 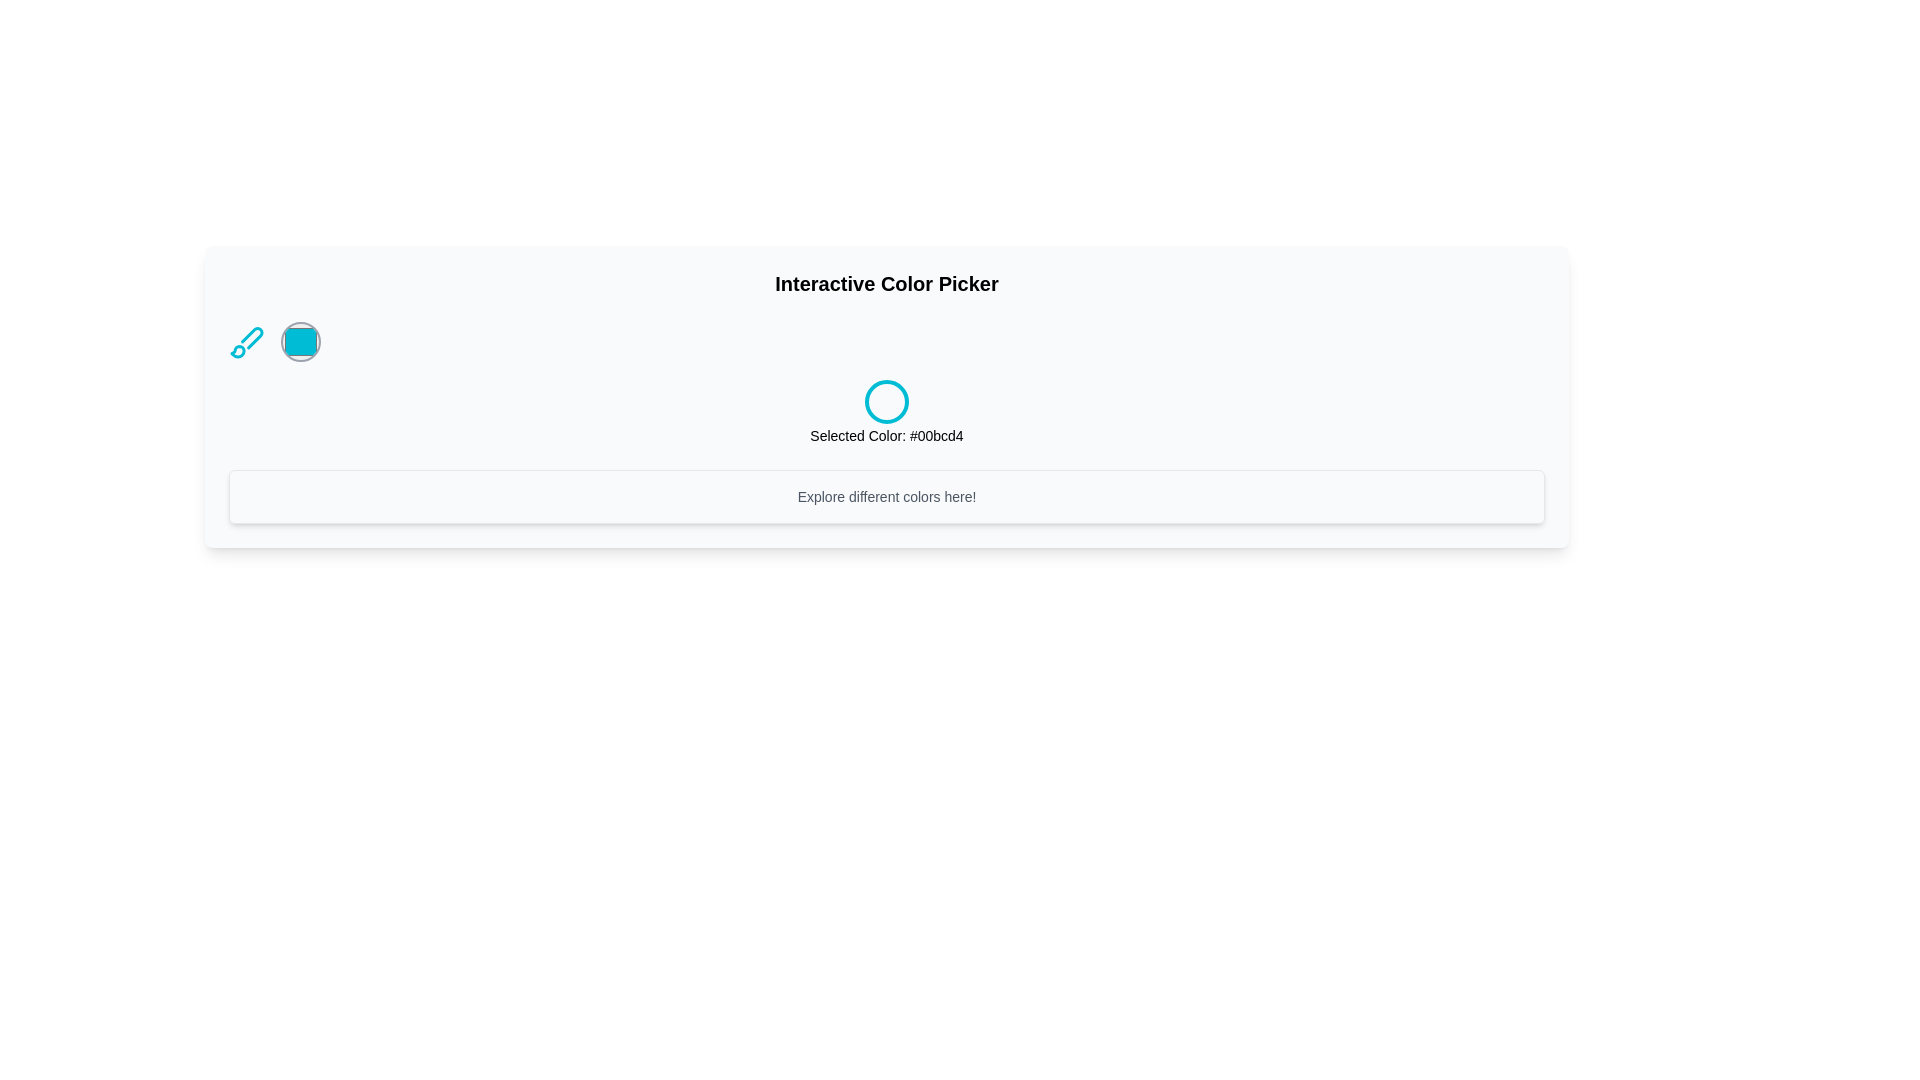 What do you see at coordinates (886, 434) in the screenshot?
I see `the text label displaying the currently selected color code, which is positioned below the circle icon in the central area of the interface` at bounding box center [886, 434].